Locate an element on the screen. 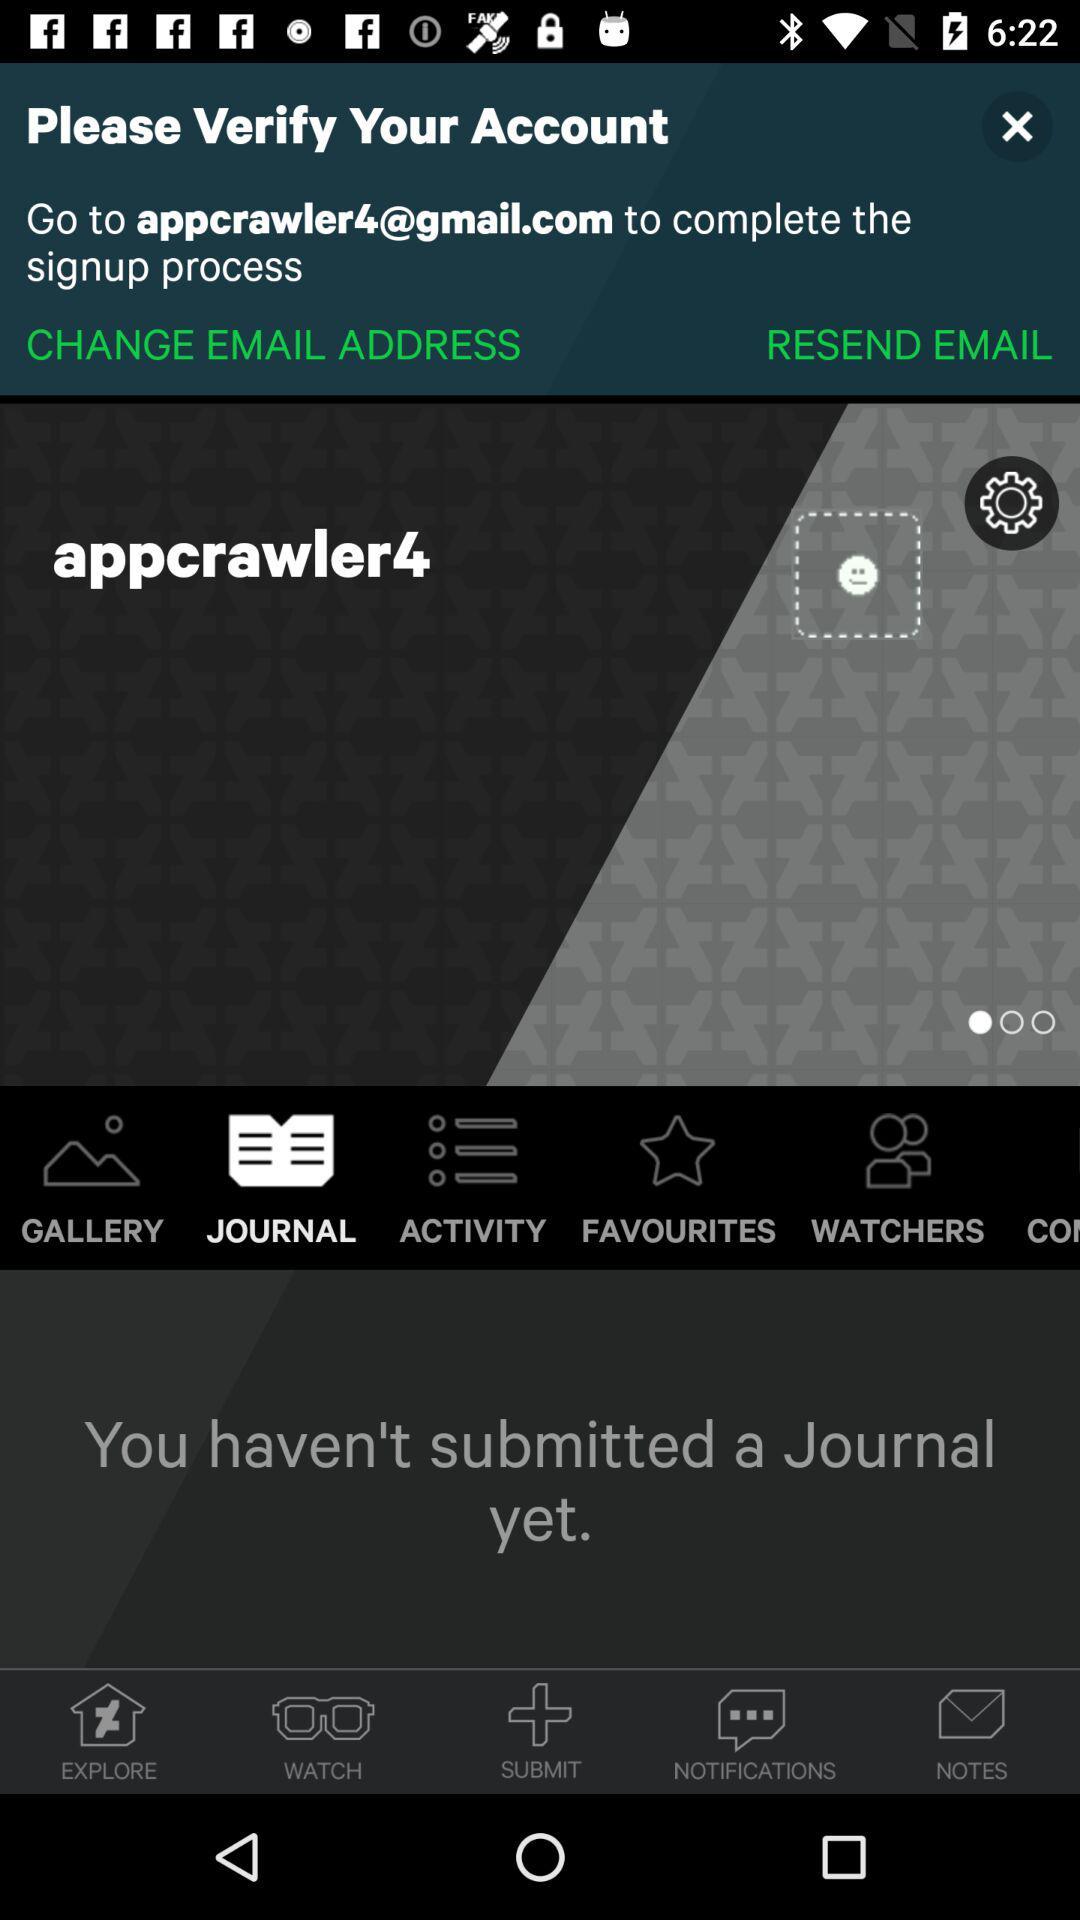 Image resolution: width=1080 pixels, height=1920 pixels. item to the right of change email address icon is located at coordinates (909, 342).